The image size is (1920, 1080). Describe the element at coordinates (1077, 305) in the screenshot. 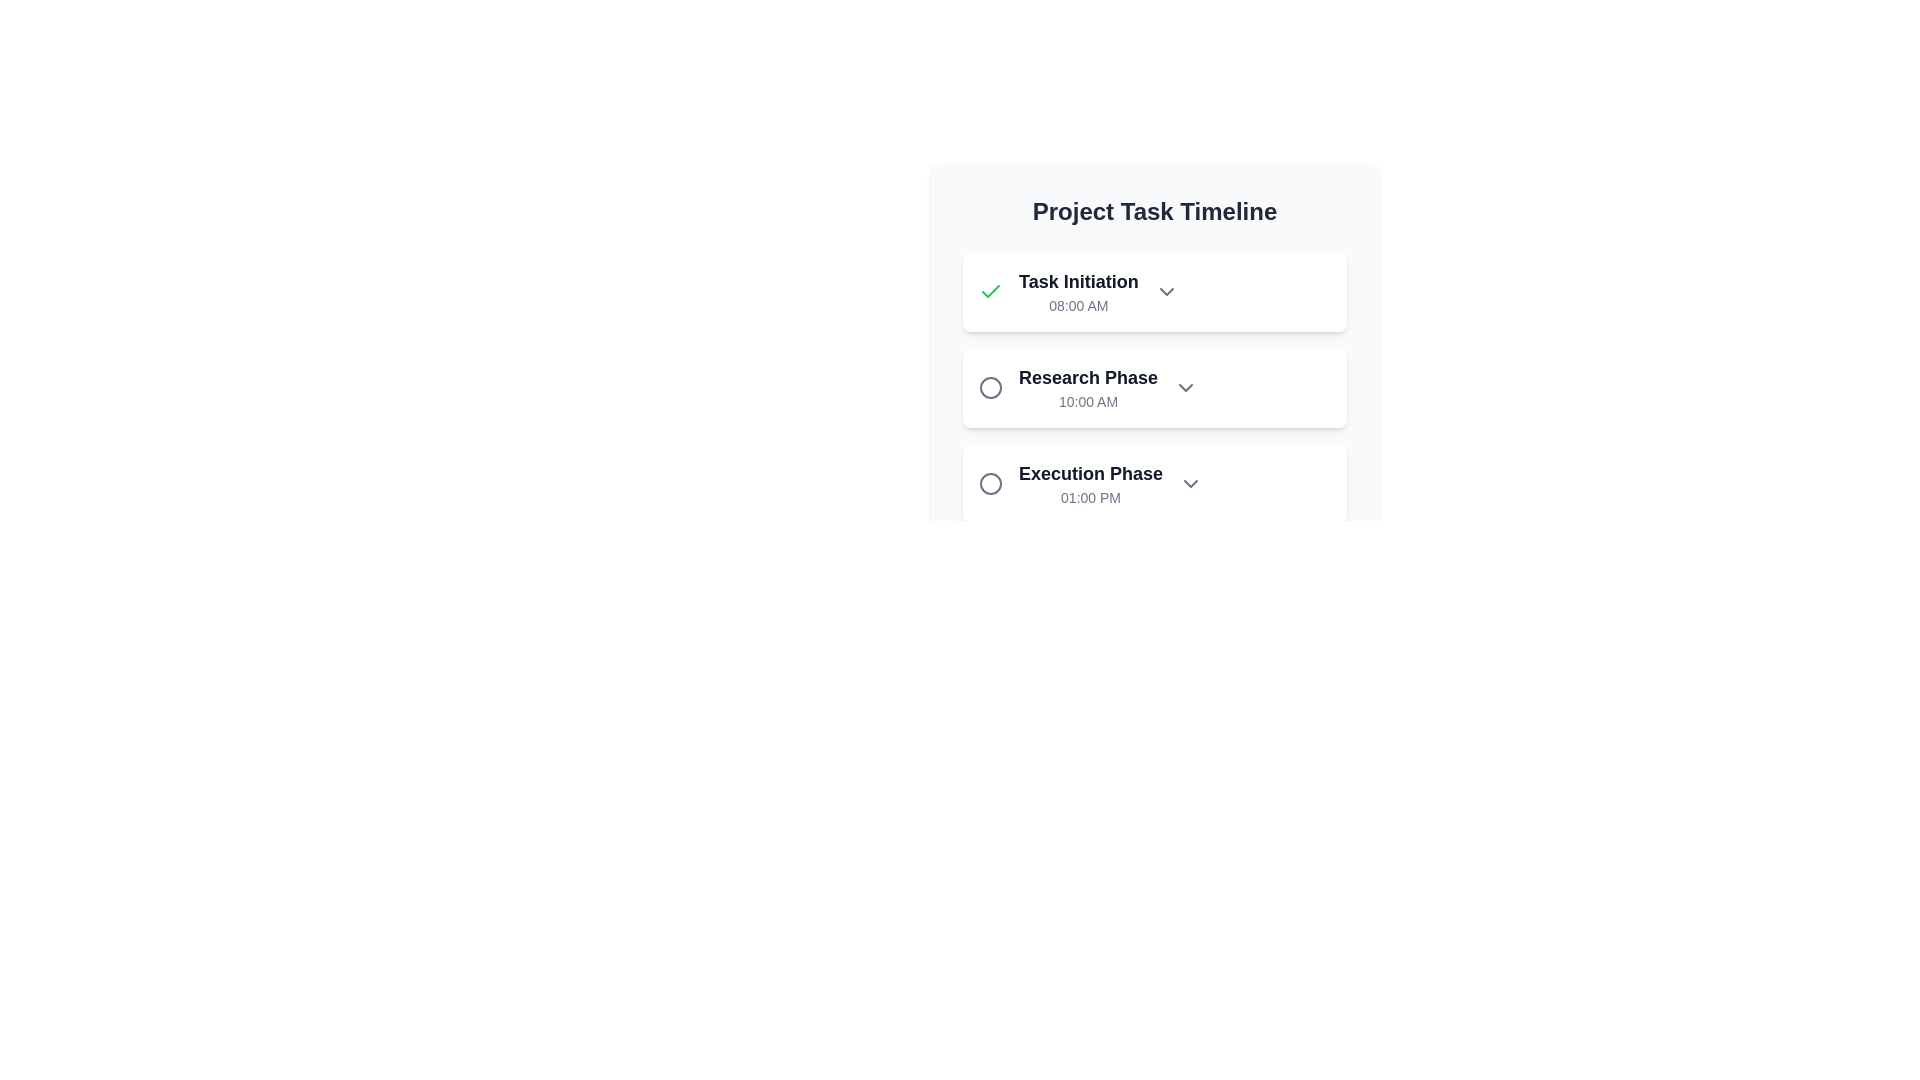

I see `the text label displaying '08:00 AM', which is styled in gray and positioned below the 'Task Initiation' title within the task timeline card` at that location.